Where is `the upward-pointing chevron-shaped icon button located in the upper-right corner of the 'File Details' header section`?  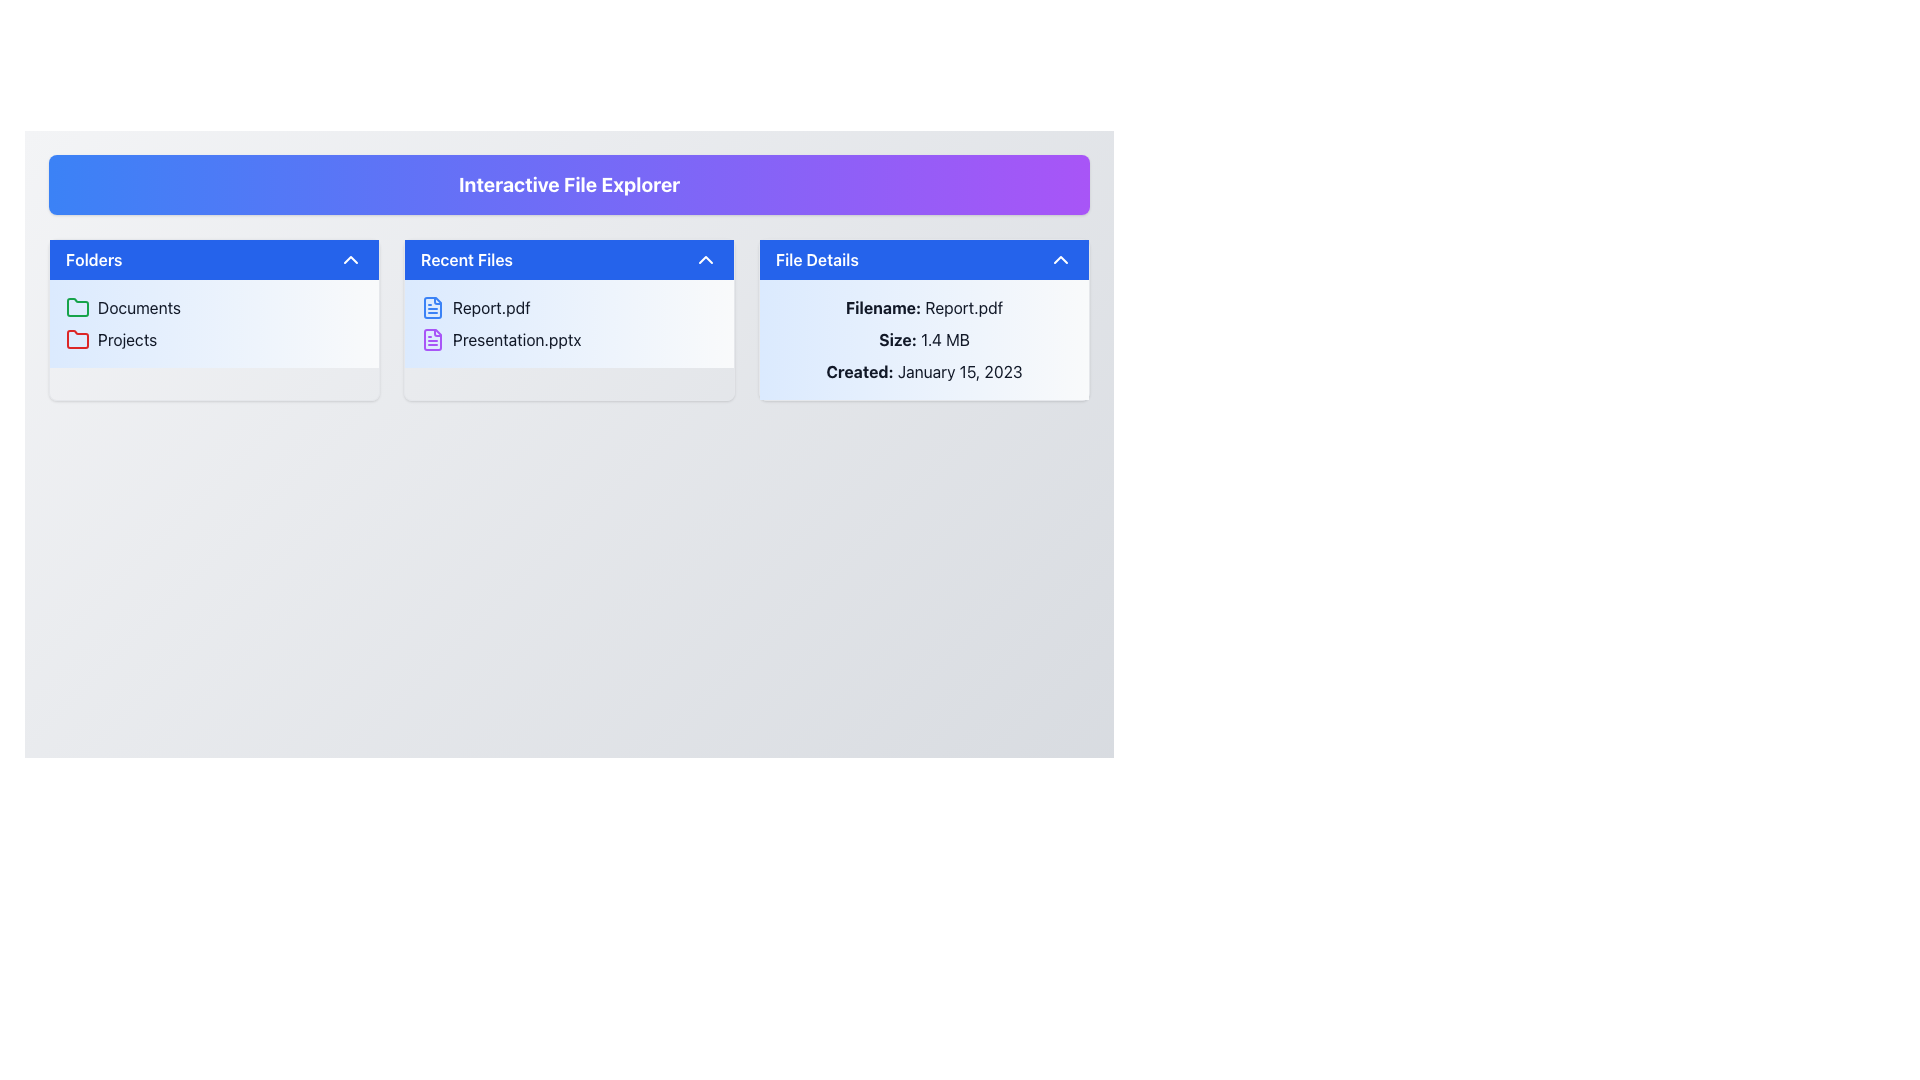
the upward-pointing chevron-shaped icon button located in the upper-right corner of the 'File Details' header section is located at coordinates (1059, 258).